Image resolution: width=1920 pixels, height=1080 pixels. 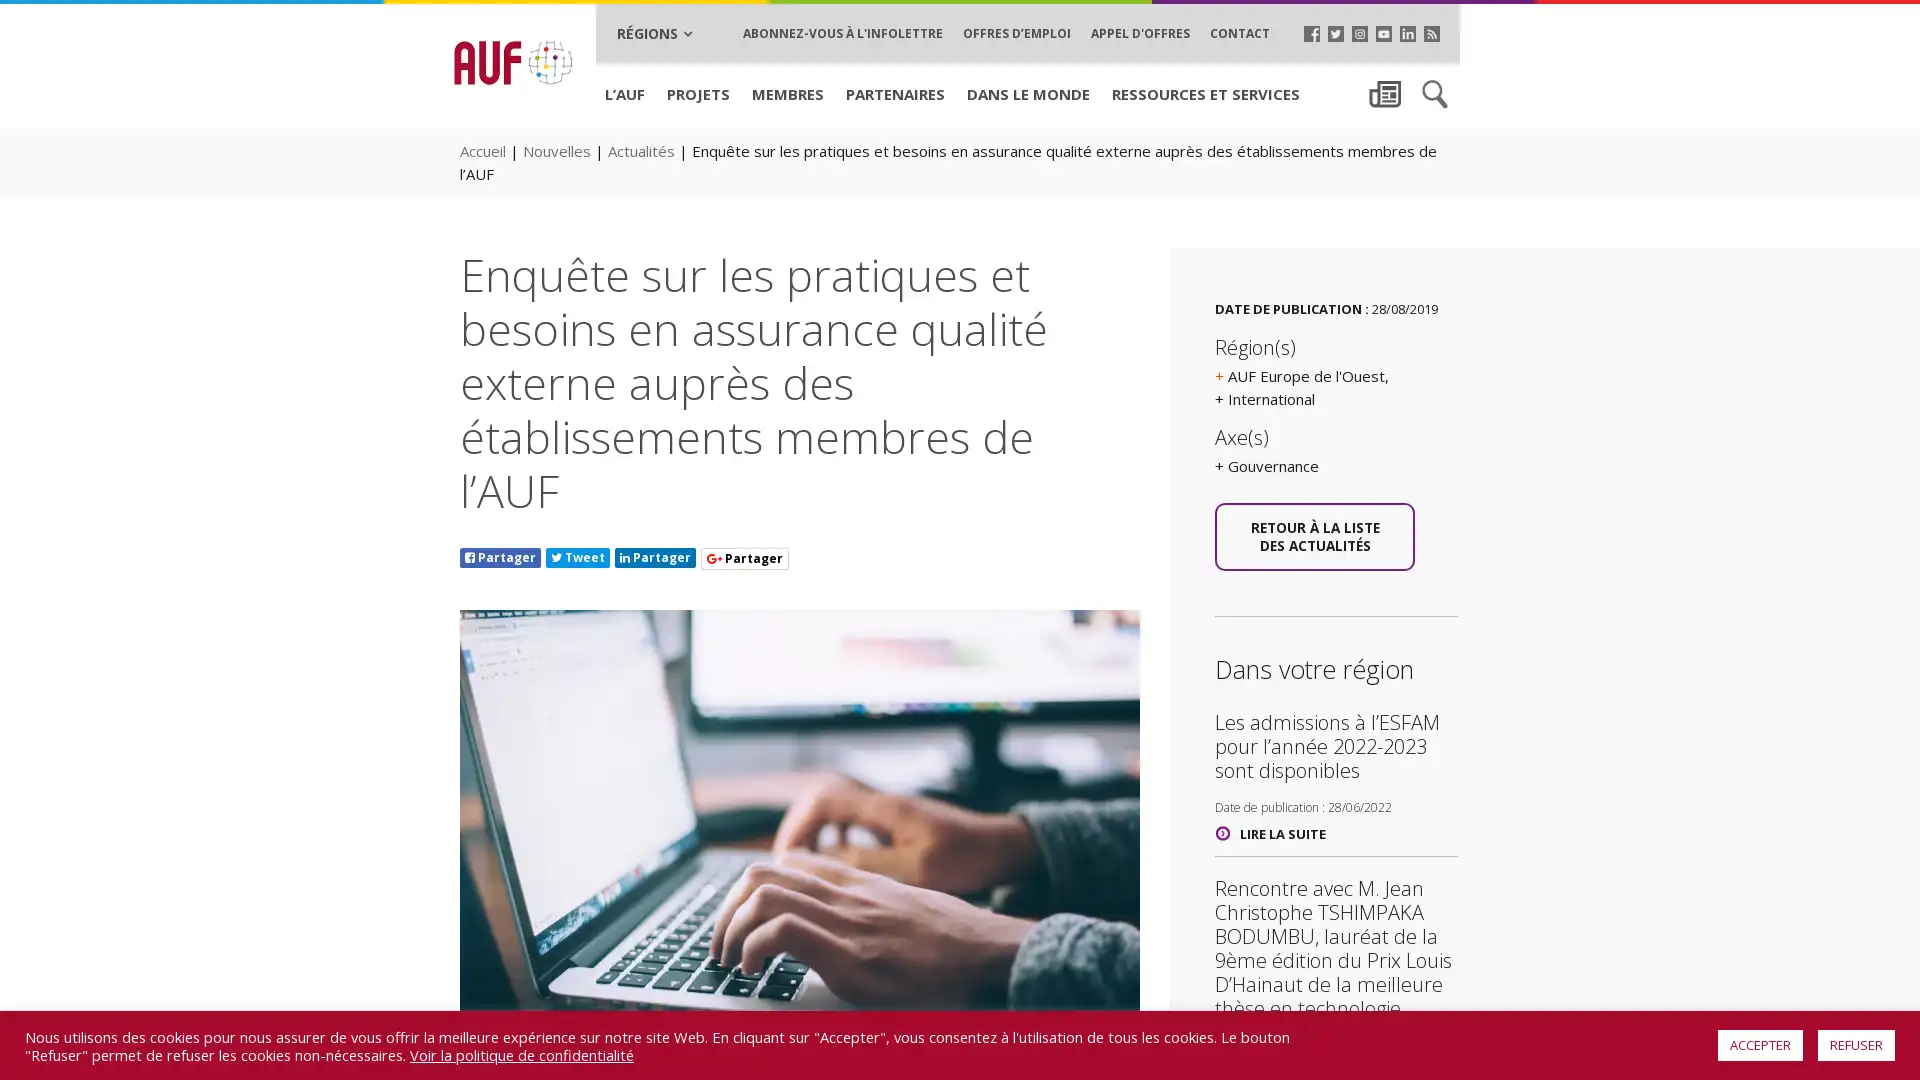 What do you see at coordinates (1855, 1044) in the screenshot?
I see `REFUSER` at bounding box center [1855, 1044].